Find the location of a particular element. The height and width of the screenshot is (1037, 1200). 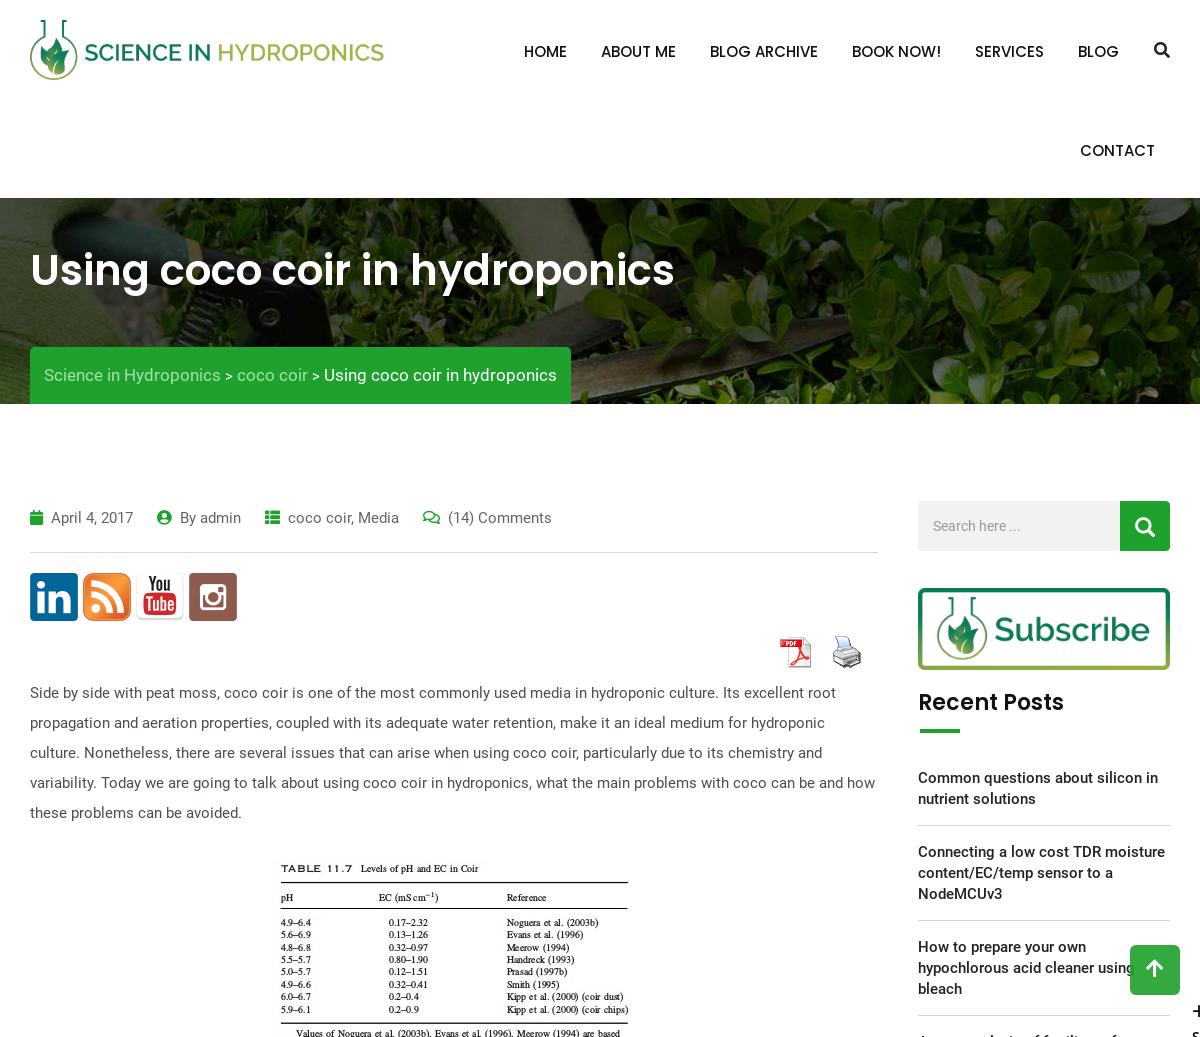

'admin' is located at coordinates (219, 516).